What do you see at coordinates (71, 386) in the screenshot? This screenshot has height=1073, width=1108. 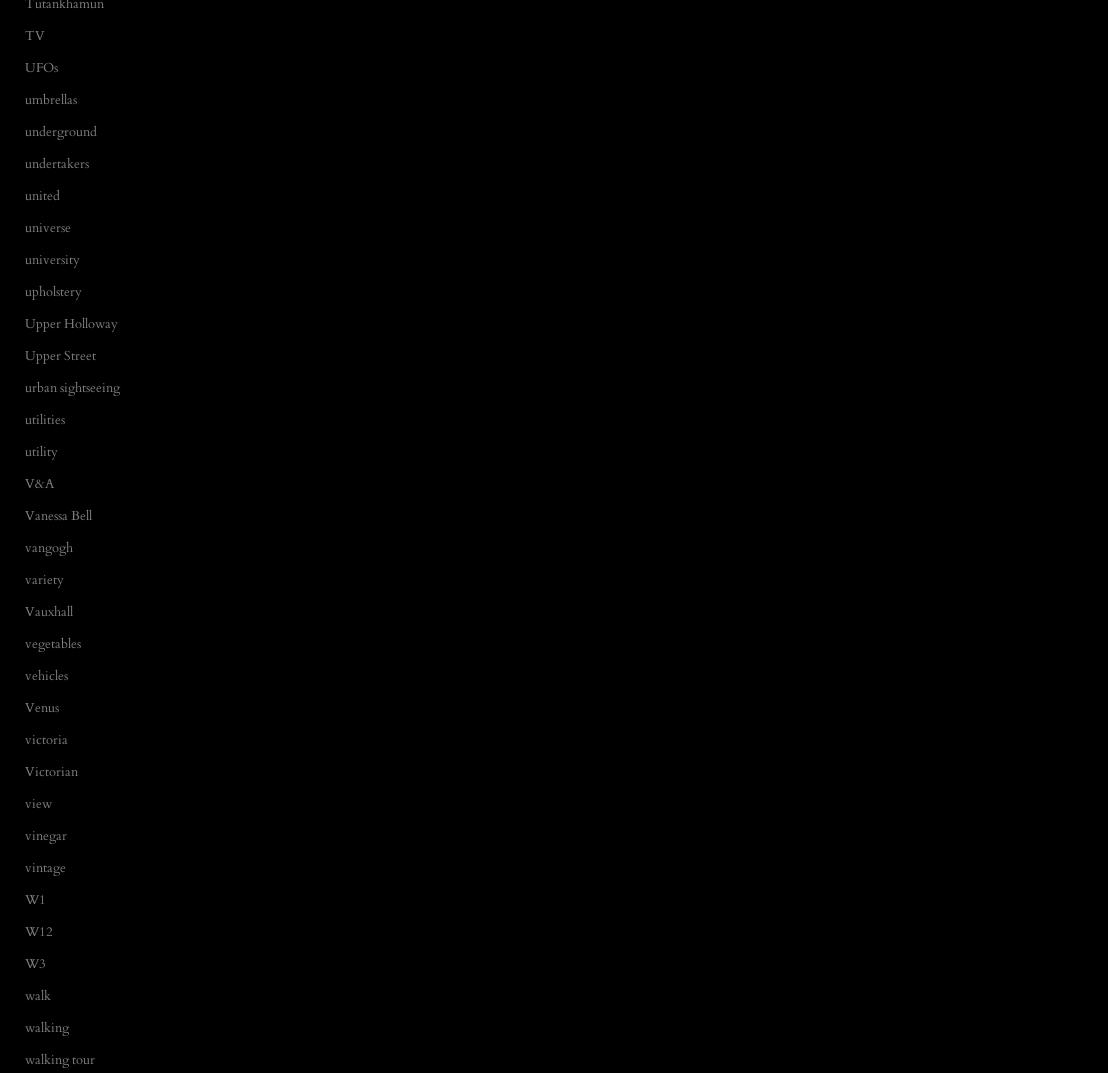 I see `'urban sightseeing'` at bounding box center [71, 386].